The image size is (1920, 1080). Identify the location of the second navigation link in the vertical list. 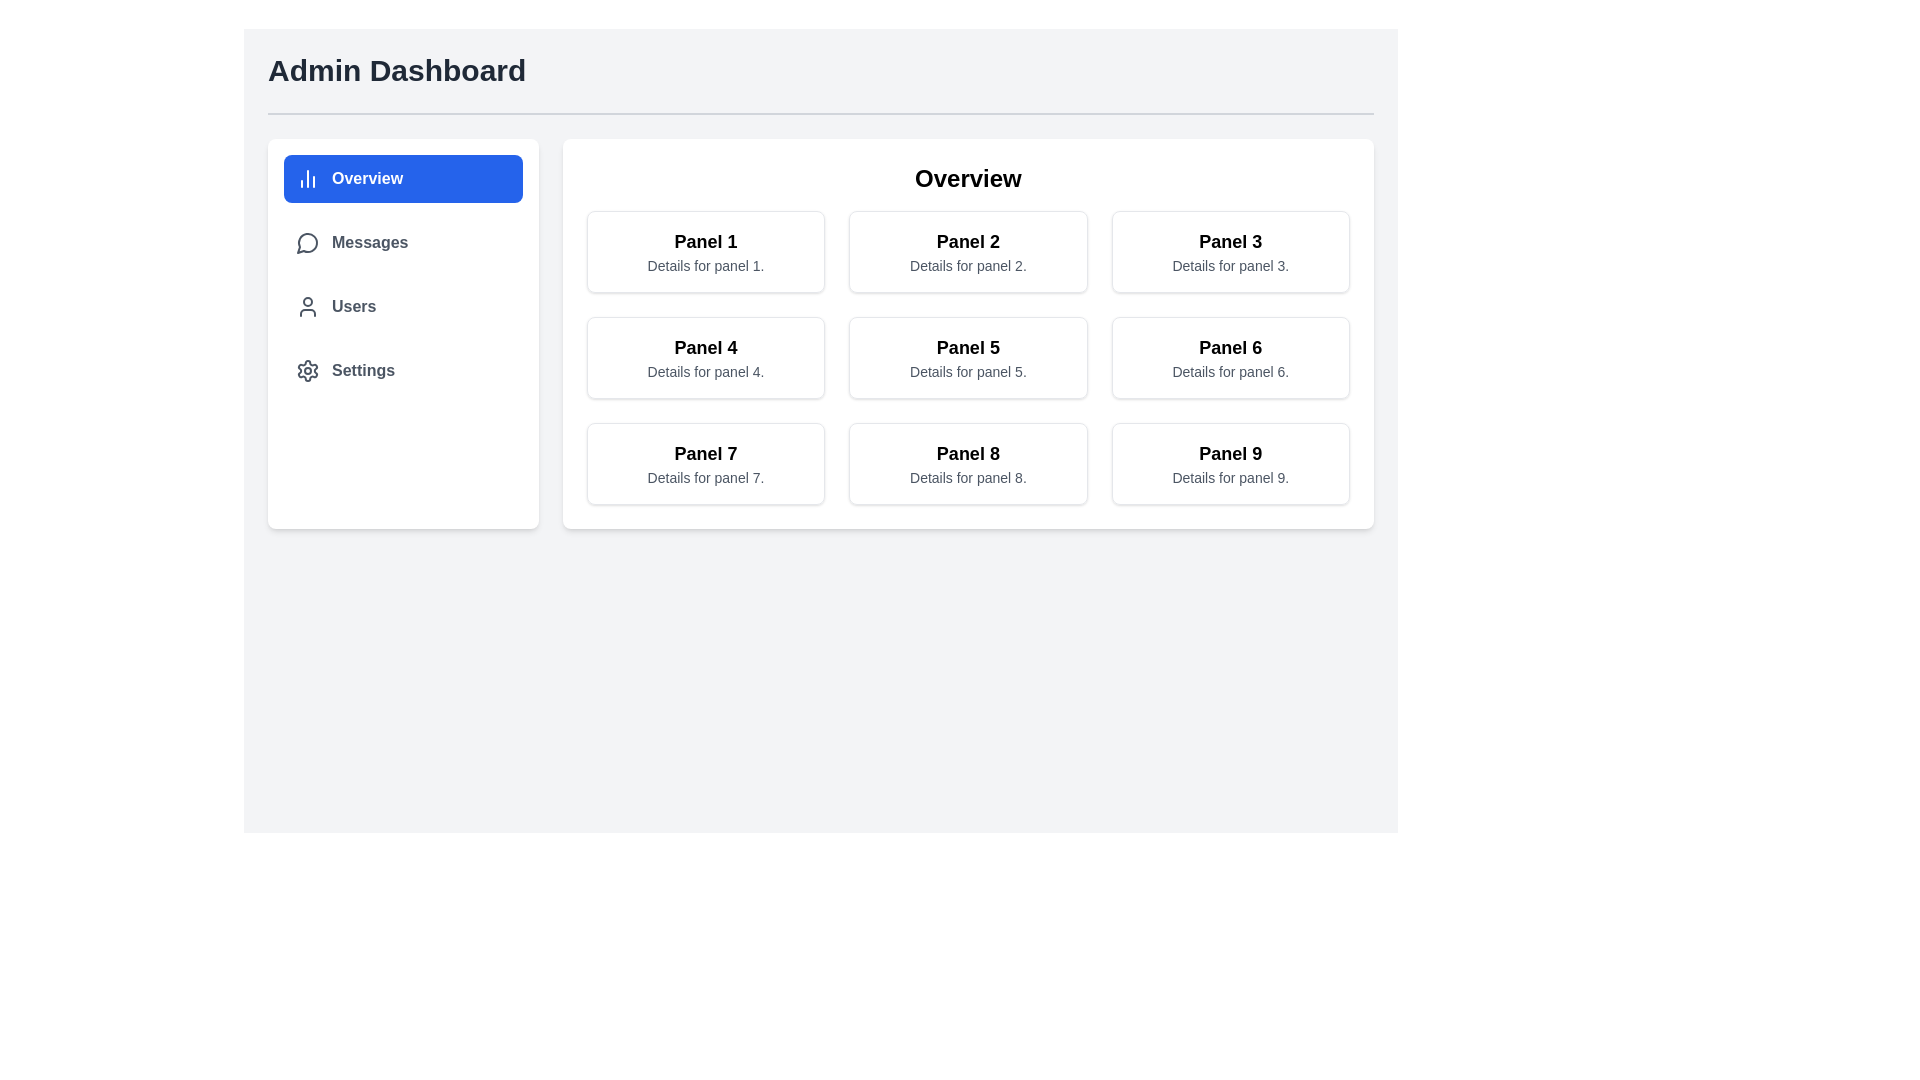
(402, 242).